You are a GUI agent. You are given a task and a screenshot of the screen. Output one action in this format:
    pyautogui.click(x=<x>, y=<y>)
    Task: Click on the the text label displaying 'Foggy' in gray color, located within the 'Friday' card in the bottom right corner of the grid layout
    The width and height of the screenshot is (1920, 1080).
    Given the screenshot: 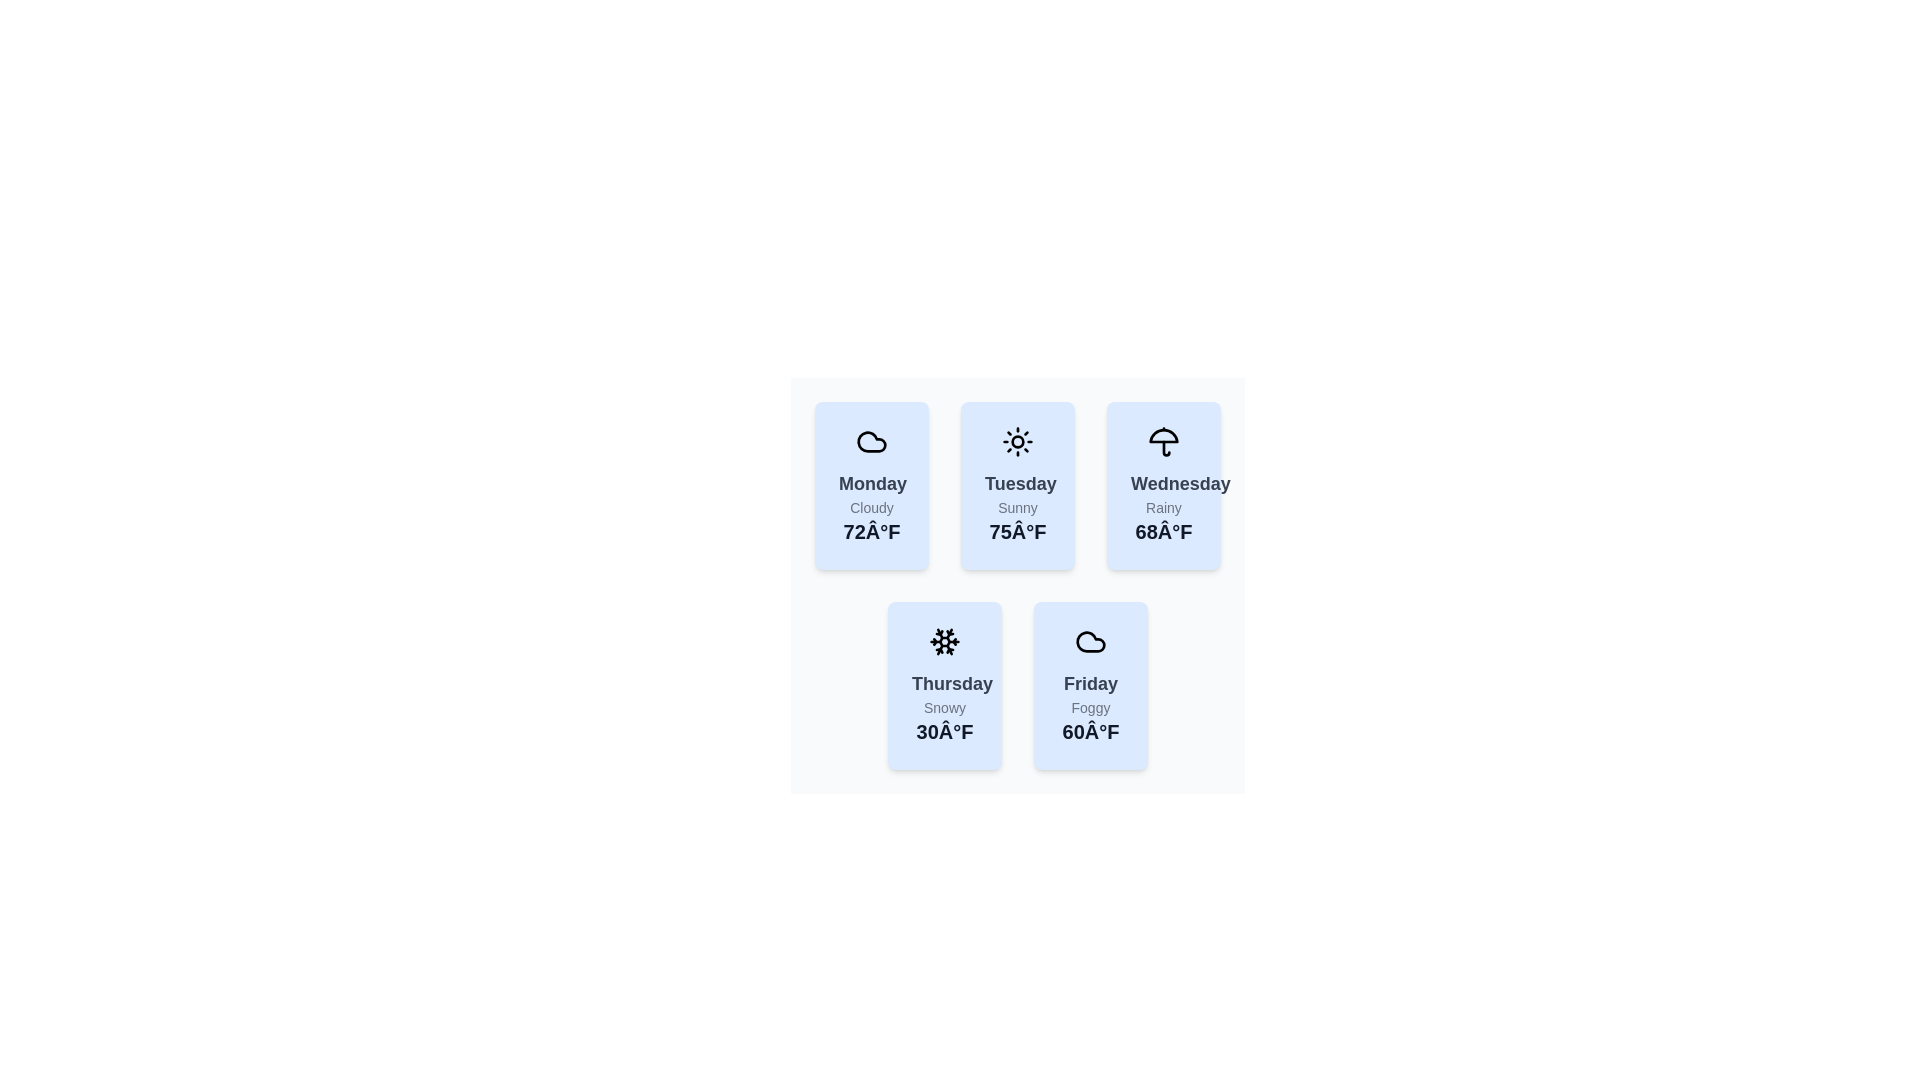 What is the action you would take?
    pyautogui.click(x=1089, y=707)
    